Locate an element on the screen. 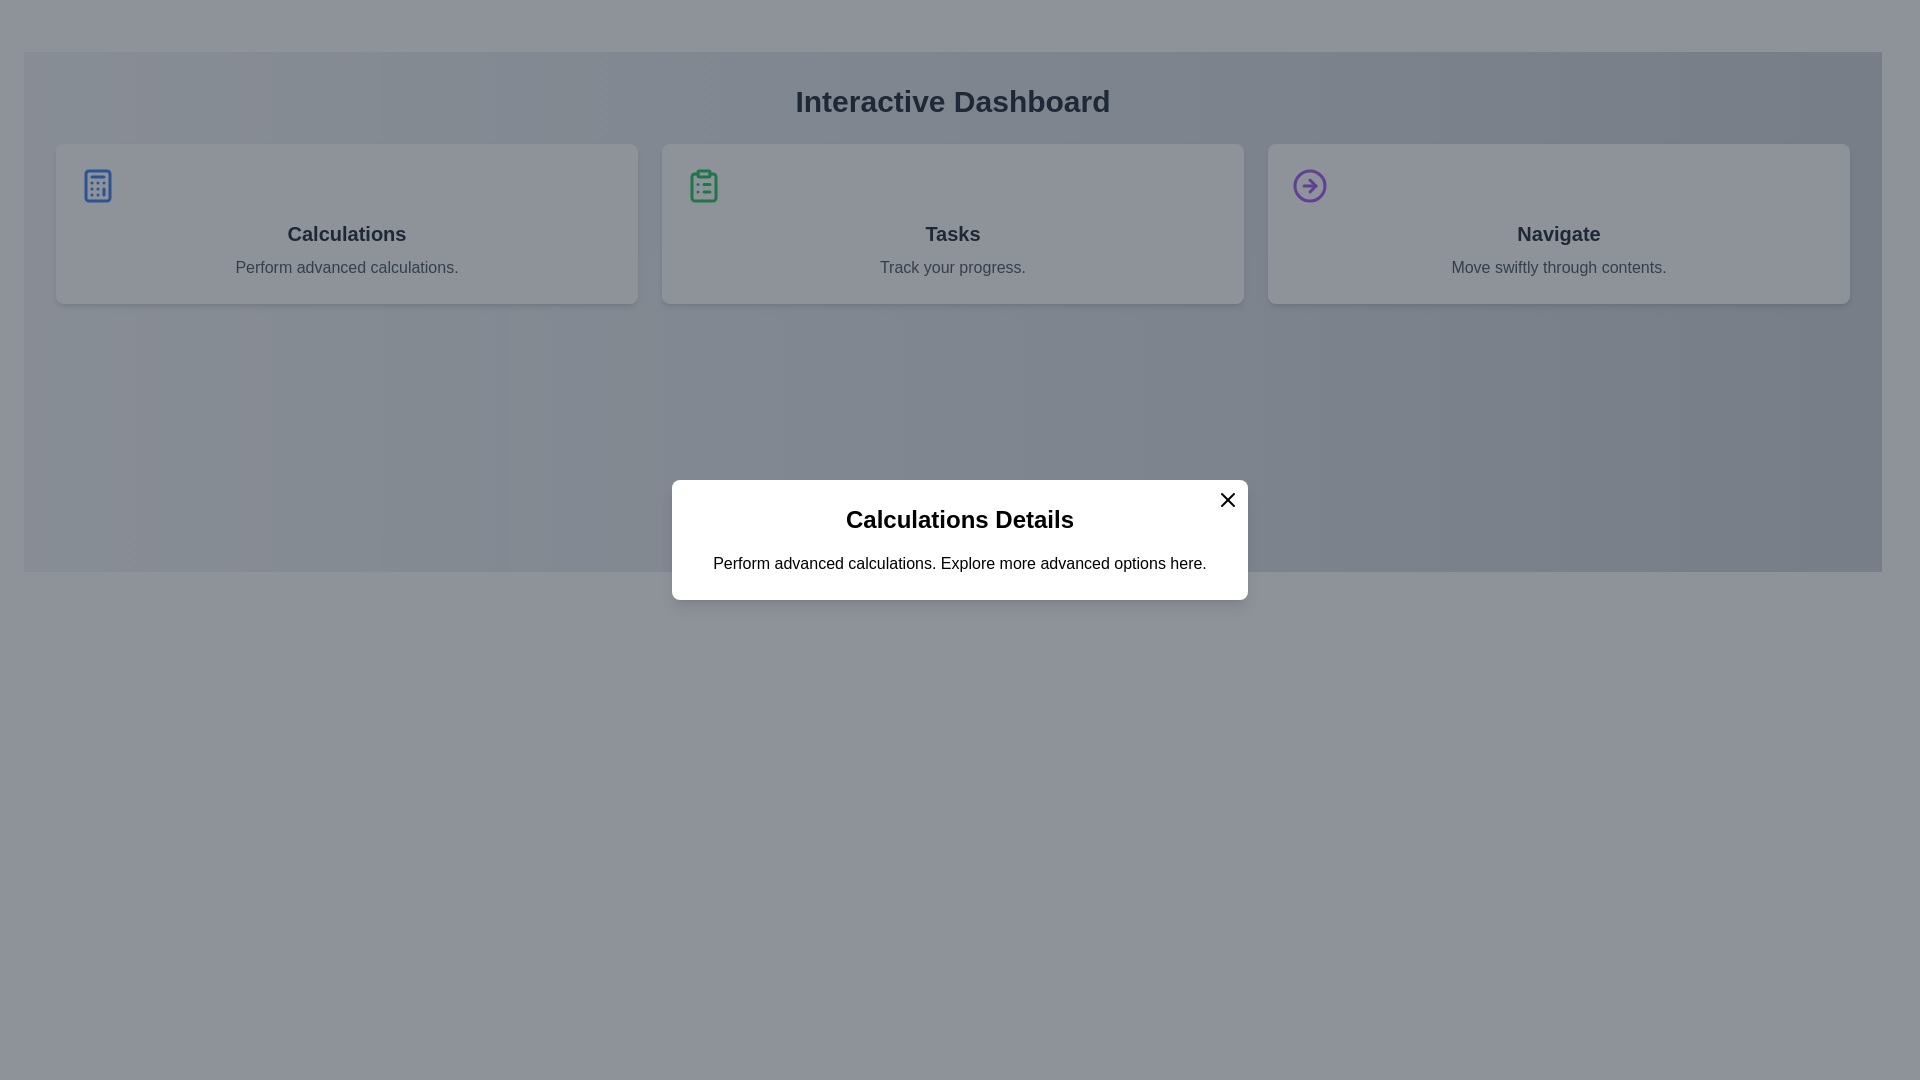 Image resolution: width=1920 pixels, height=1080 pixels. the 'Navigate' text label, which is styled in bold with an extra-large gray font, located within a rounded card in a three-card layout, positioned below an icon and above description text is located at coordinates (1558, 233).